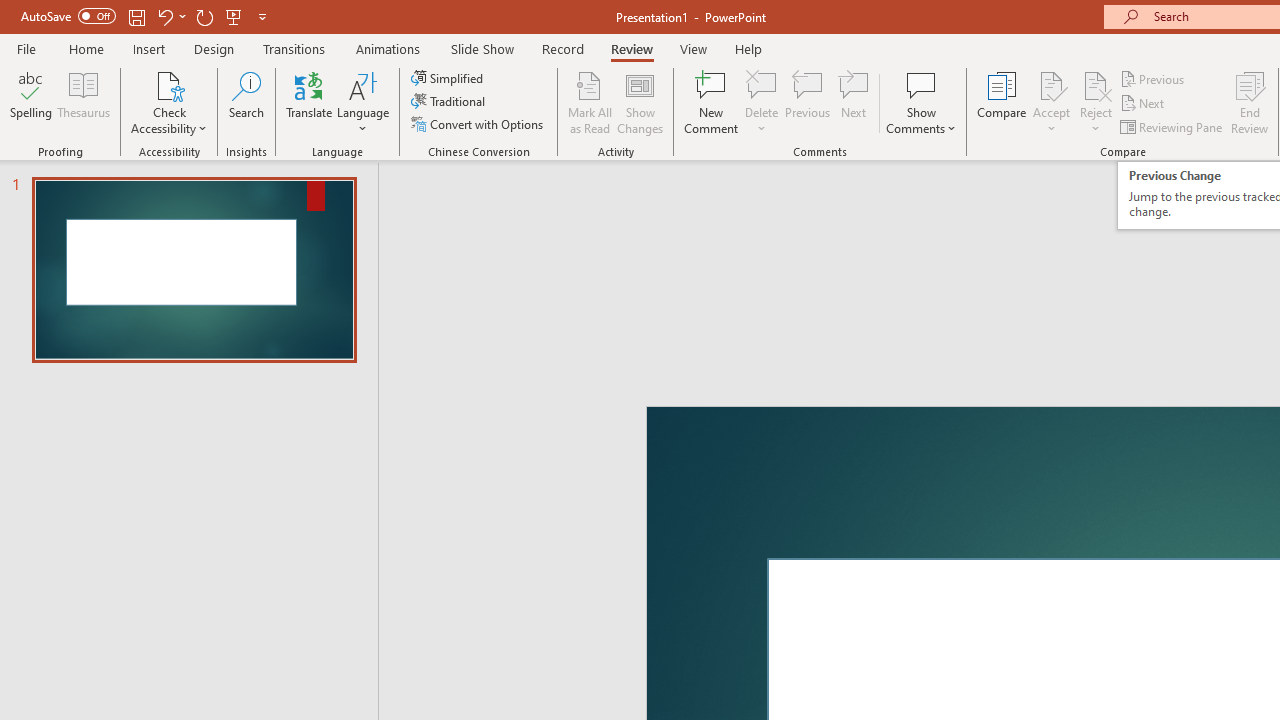 This screenshot has height=720, width=1280. What do you see at coordinates (640, 103) in the screenshot?
I see `'Show Changes'` at bounding box center [640, 103].